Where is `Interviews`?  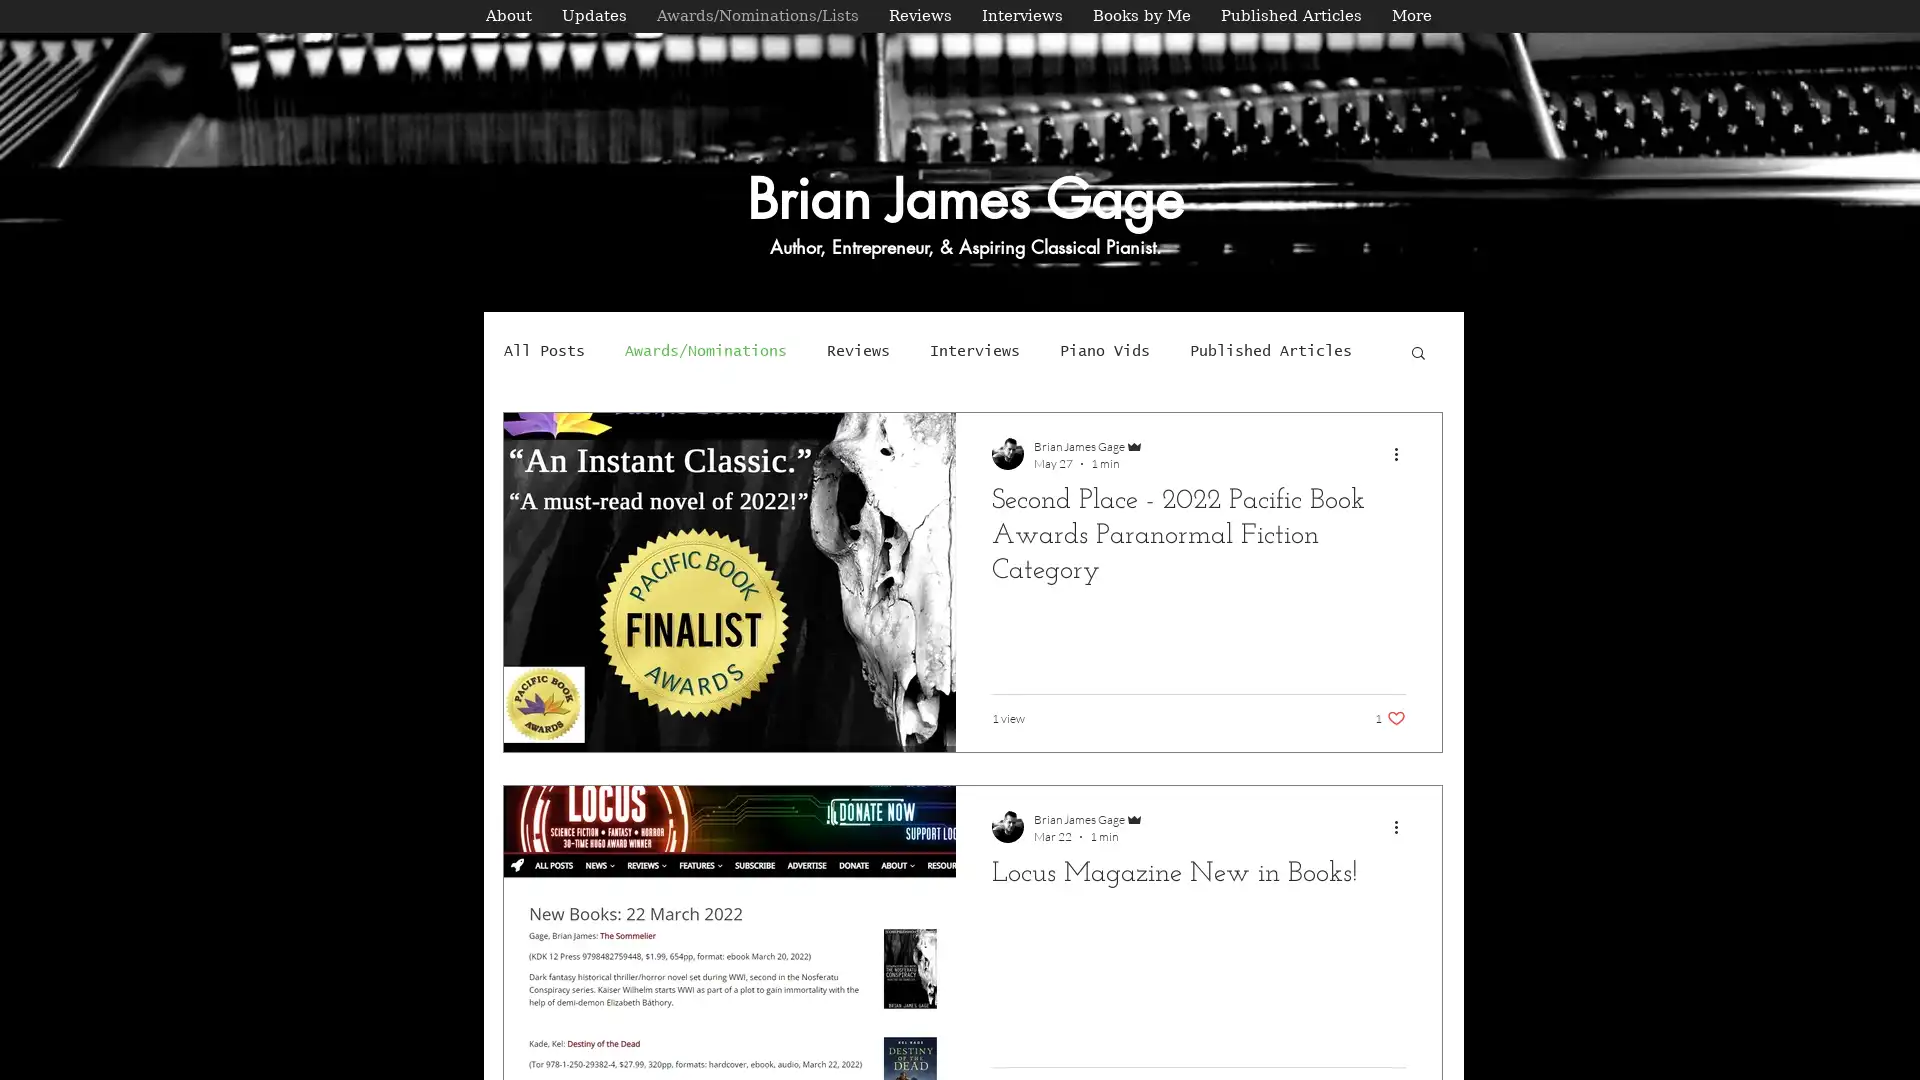 Interviews is located at coordinates (974, 350).